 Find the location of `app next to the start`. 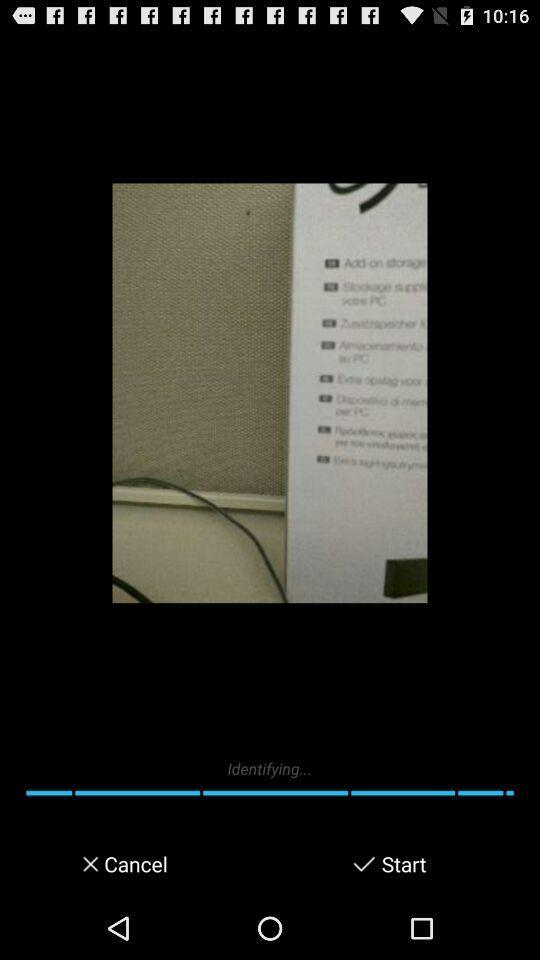

app next to the start is located at coordinates (363, 863).